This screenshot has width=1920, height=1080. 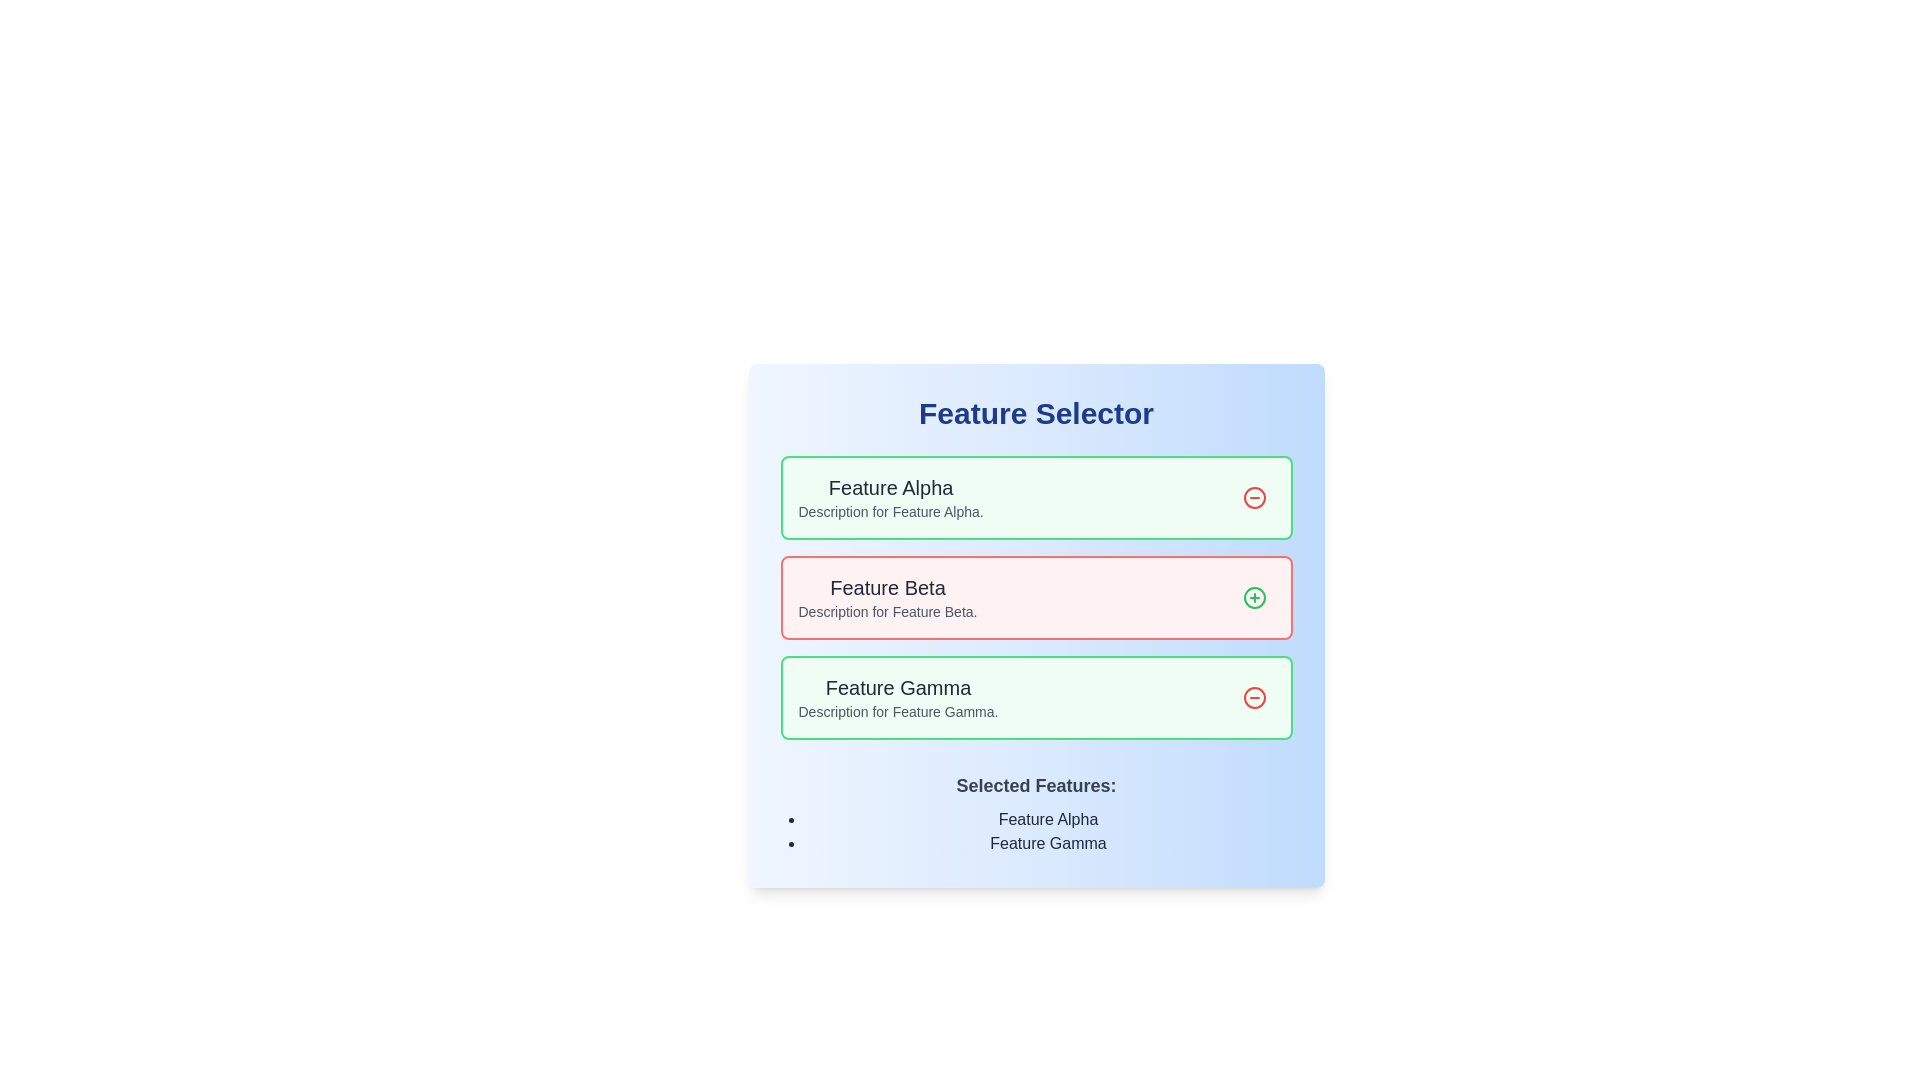 I want to click on the circular button with a red border and a minus icon, located to the right of the green box labeled 'Feature Gamma', so click(x=1253, y=697).